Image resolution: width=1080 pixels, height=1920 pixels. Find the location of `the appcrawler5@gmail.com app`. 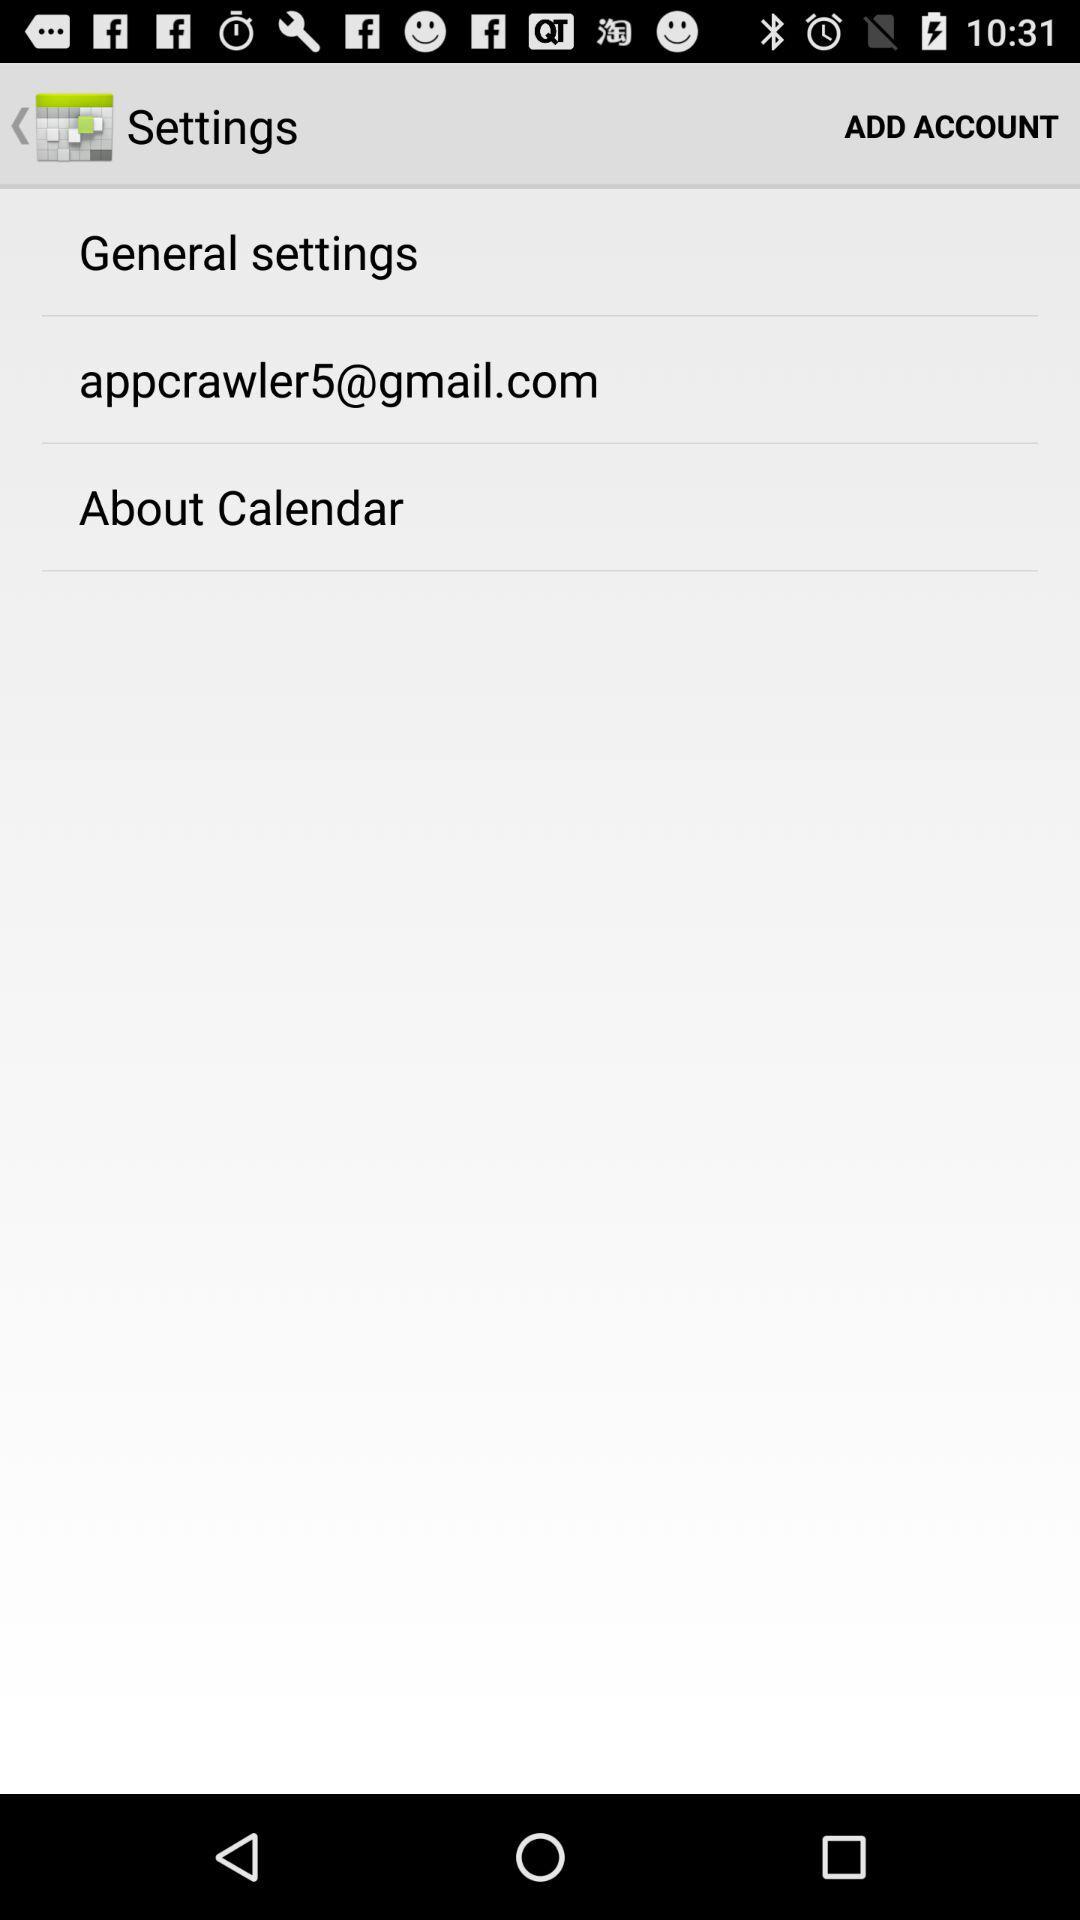

the appcrawler5@gmail.com app is located at coordinates (338, 379).